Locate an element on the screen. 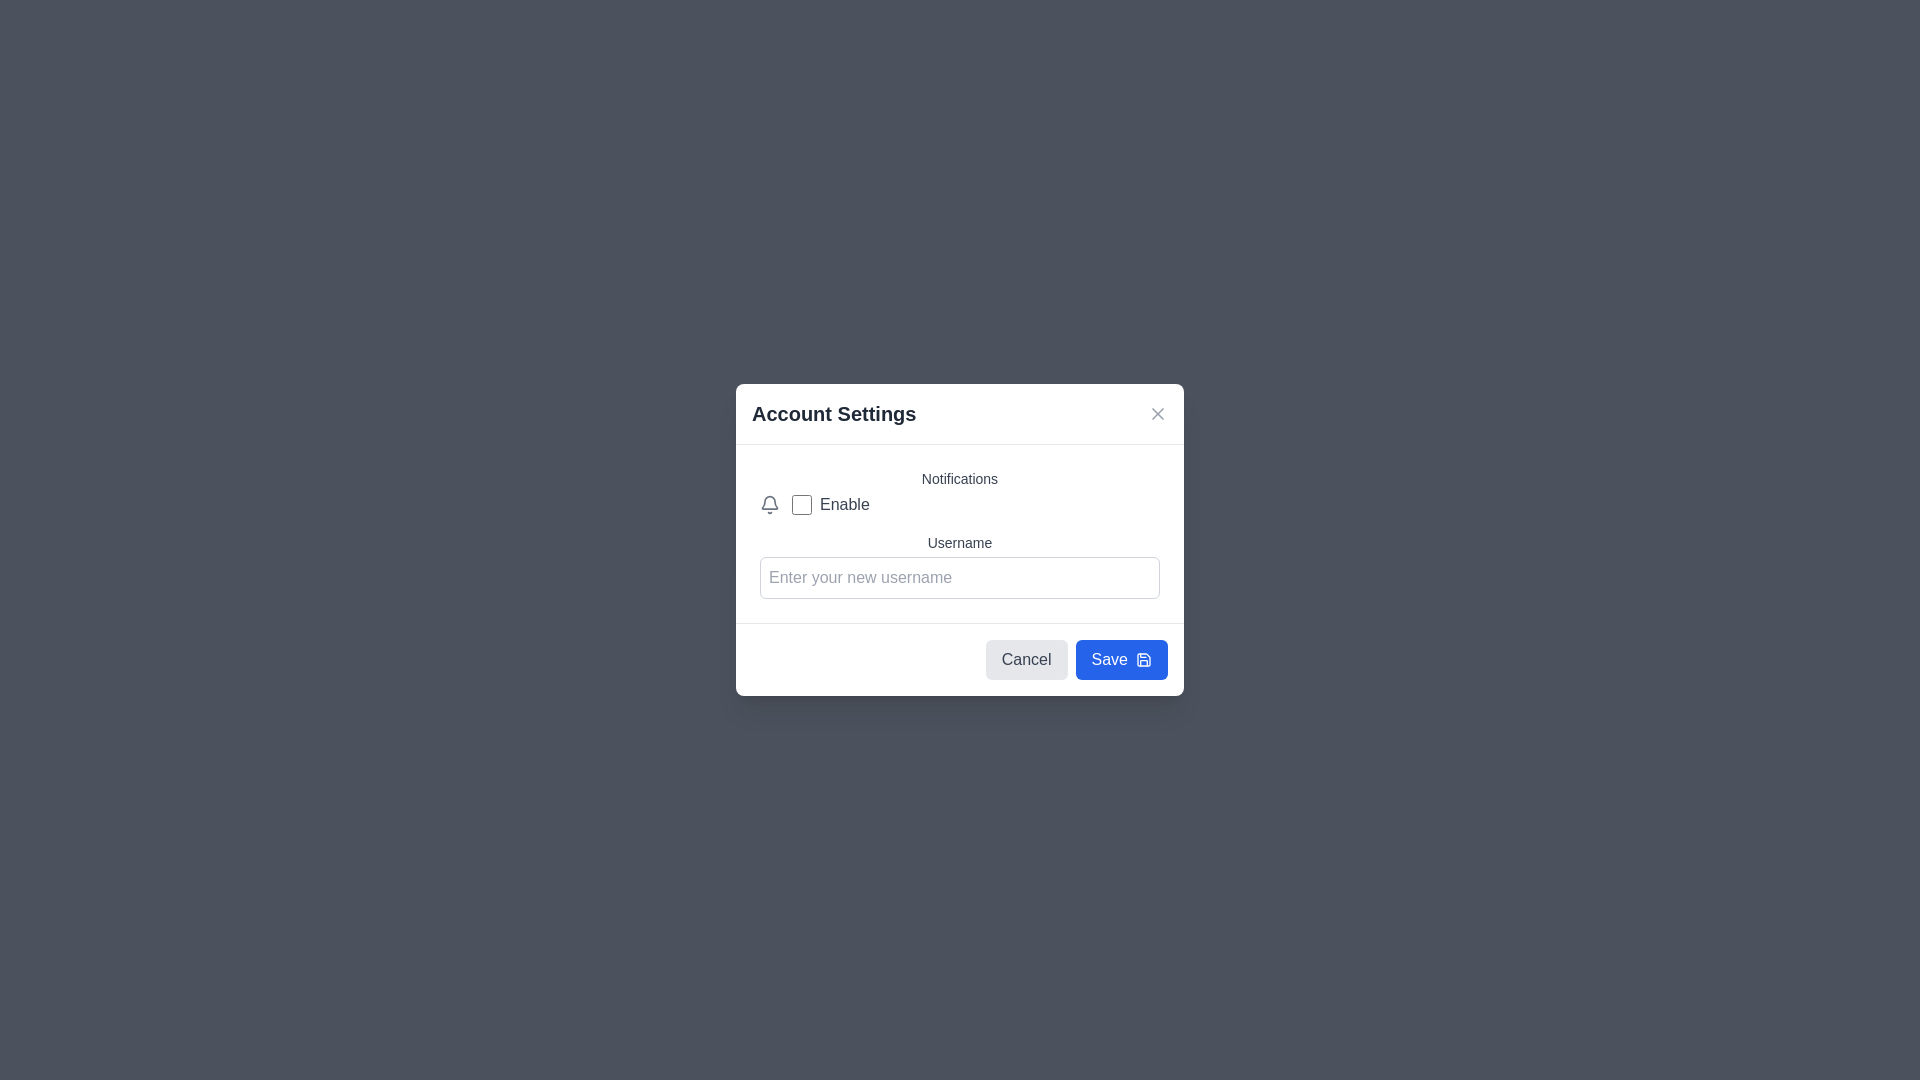  the small gray bell icon representing notifications, located to the left of the 'Enable' text and checkbox in the 'Account Settings' dialog box is located at coordinates (768, 504).